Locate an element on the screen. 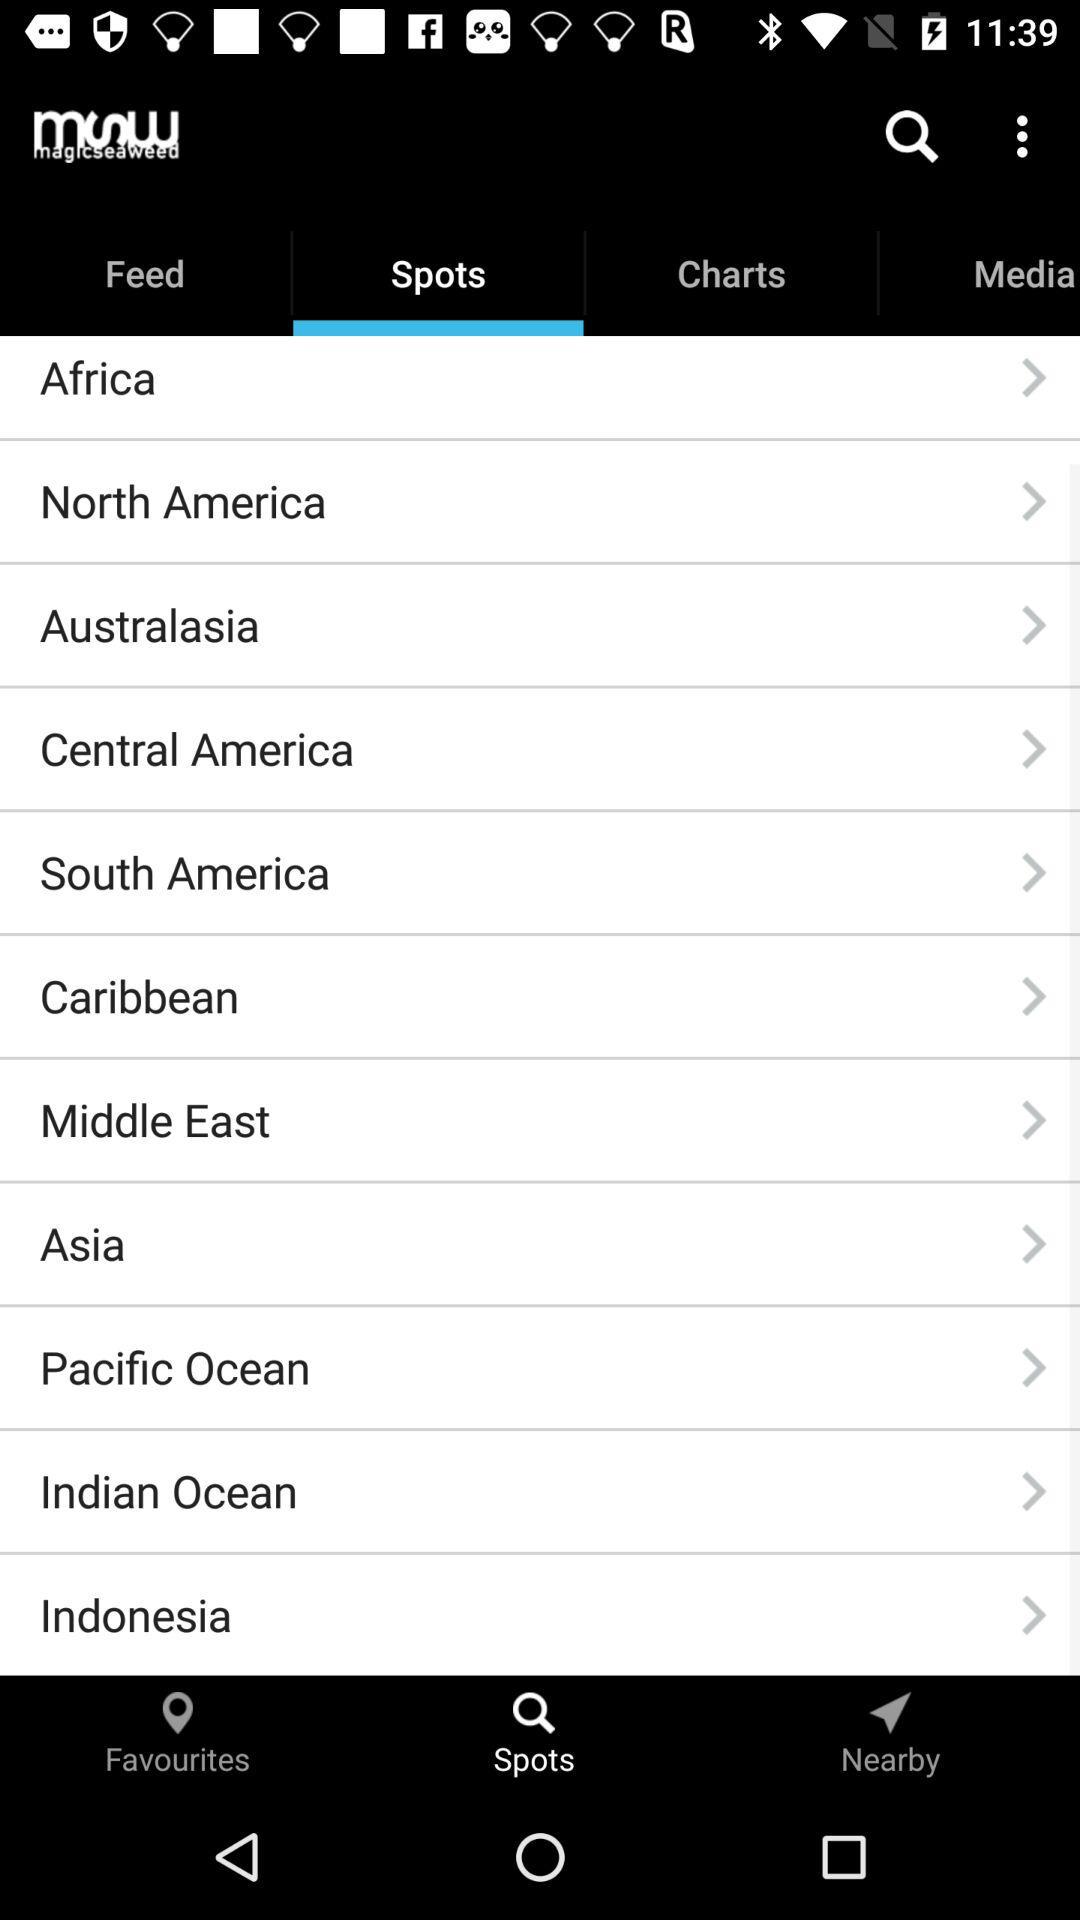 The height and width of the screenshot is (1920, 1080). the icon below feed icon is located at coordinates (97, 377).